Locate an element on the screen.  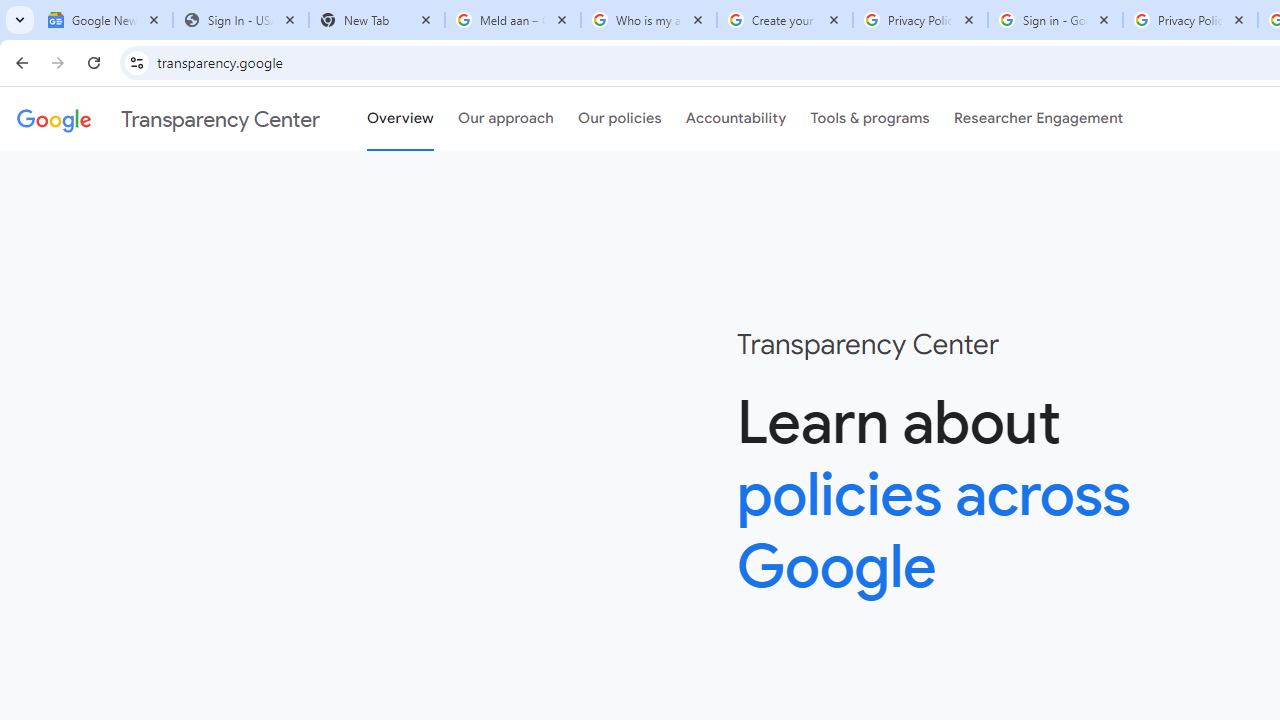
'Our policies' is located at coordinates (619, 119).